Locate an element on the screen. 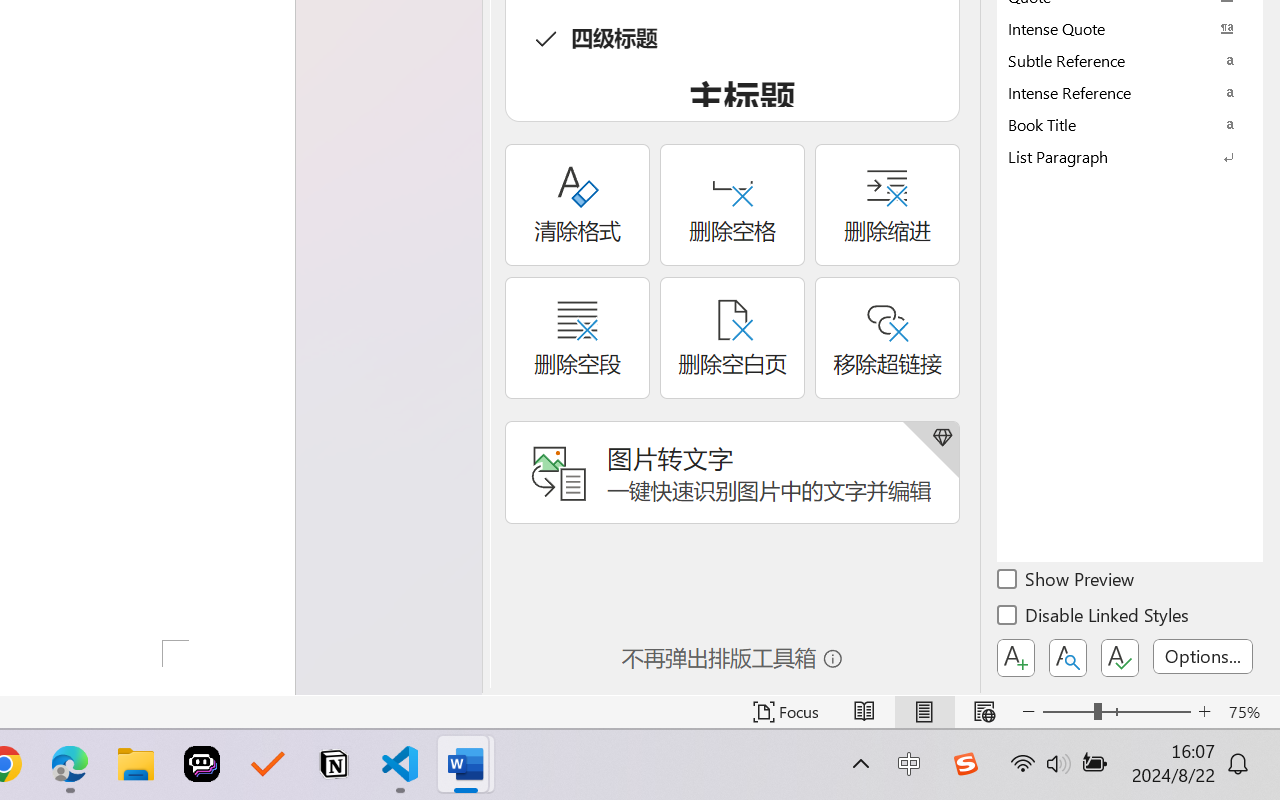  'Book Title' is located at coordinates (1130, 123).